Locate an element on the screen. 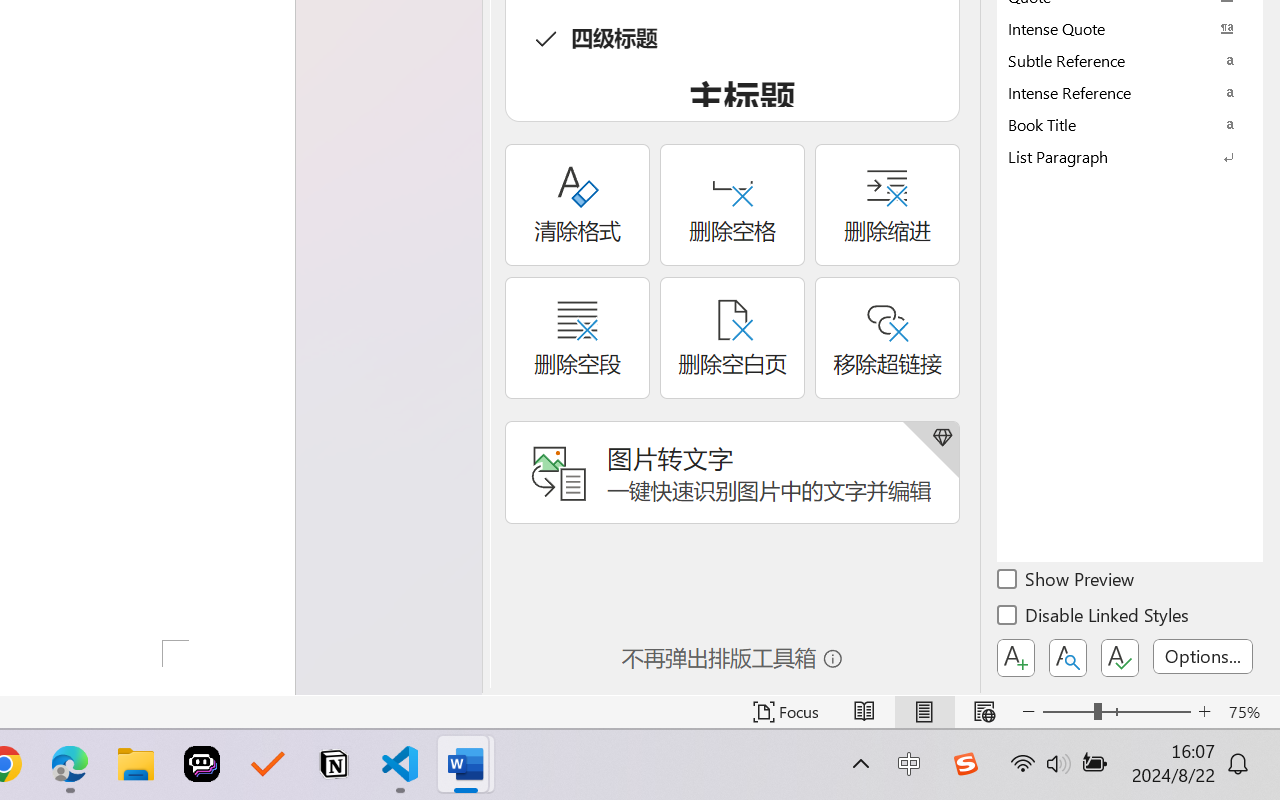  'Book Title' is located at coordinates (1130, 123).